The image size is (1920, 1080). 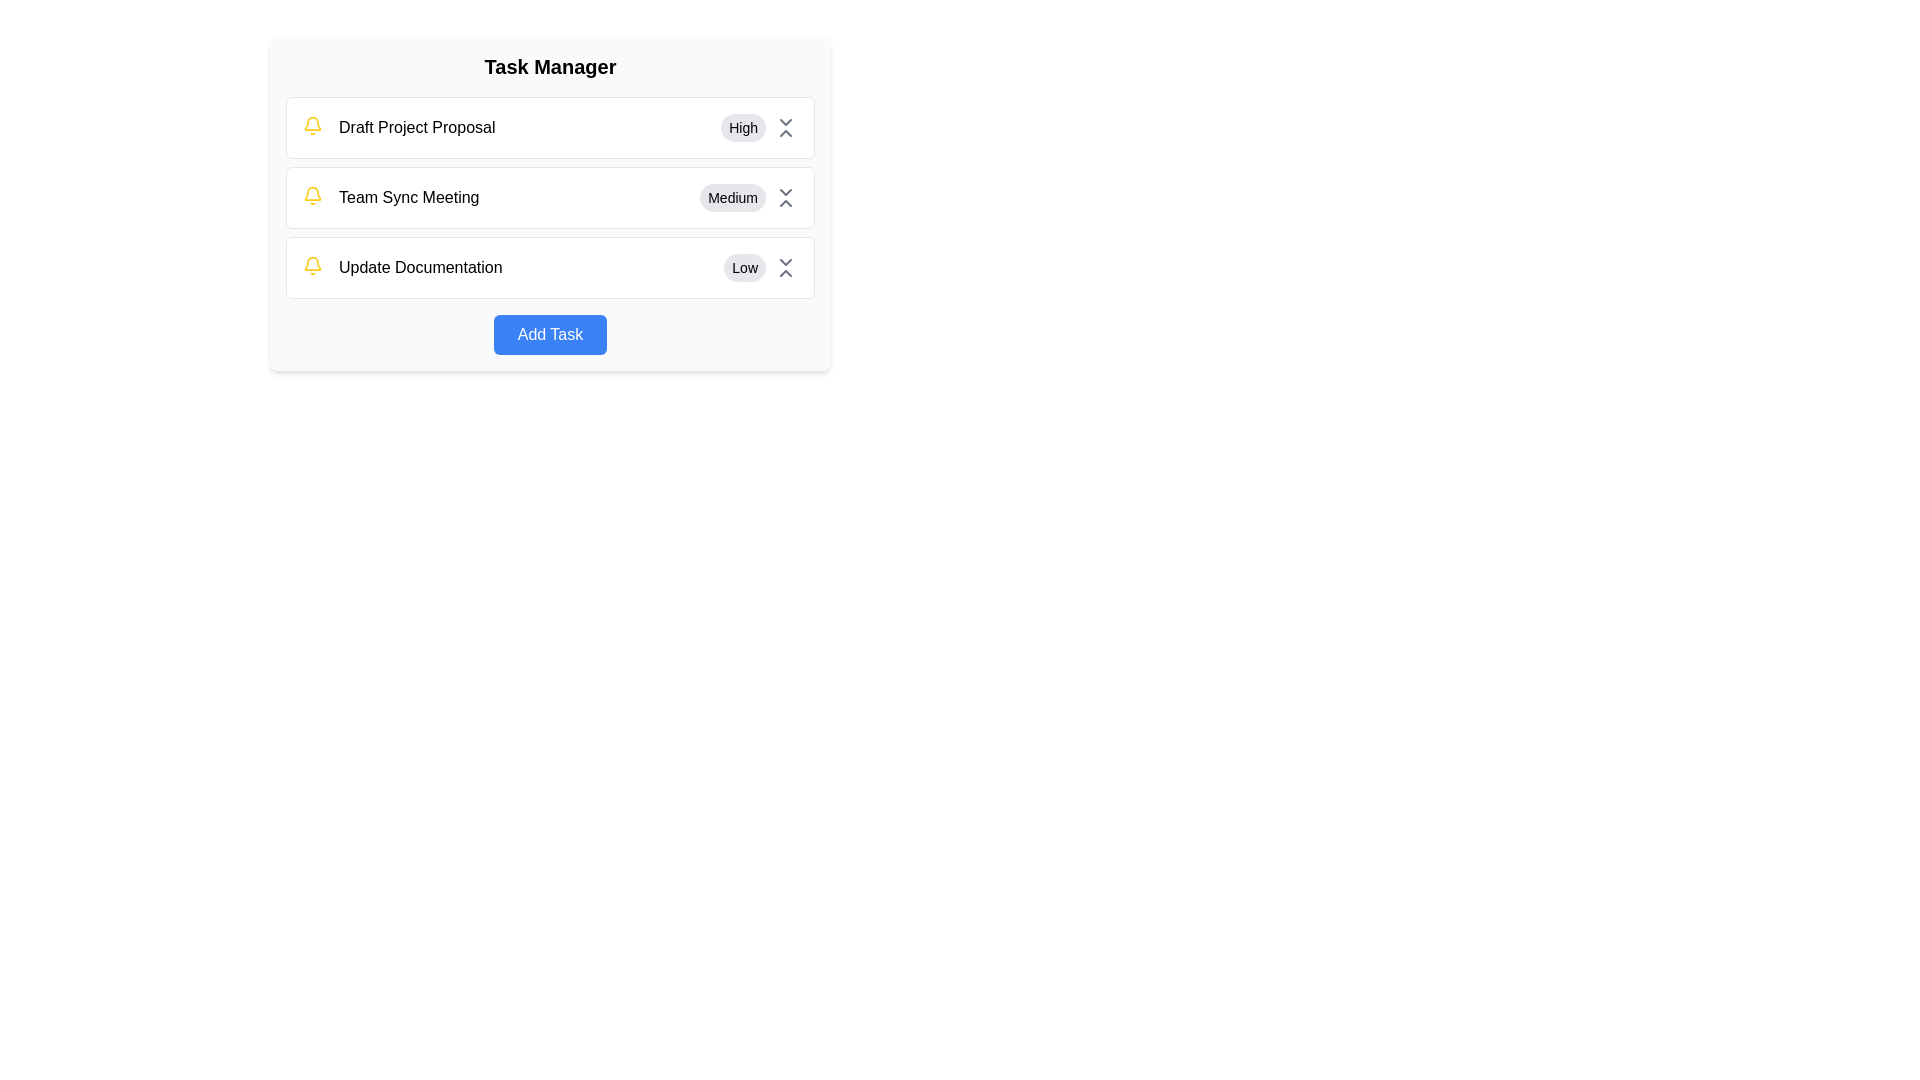 What do you see at coordinates (550, 197) in the screenshot?
I see `the 'Team Sync Meeting' task card in the Task Manager` at bounding box center [550, 197].